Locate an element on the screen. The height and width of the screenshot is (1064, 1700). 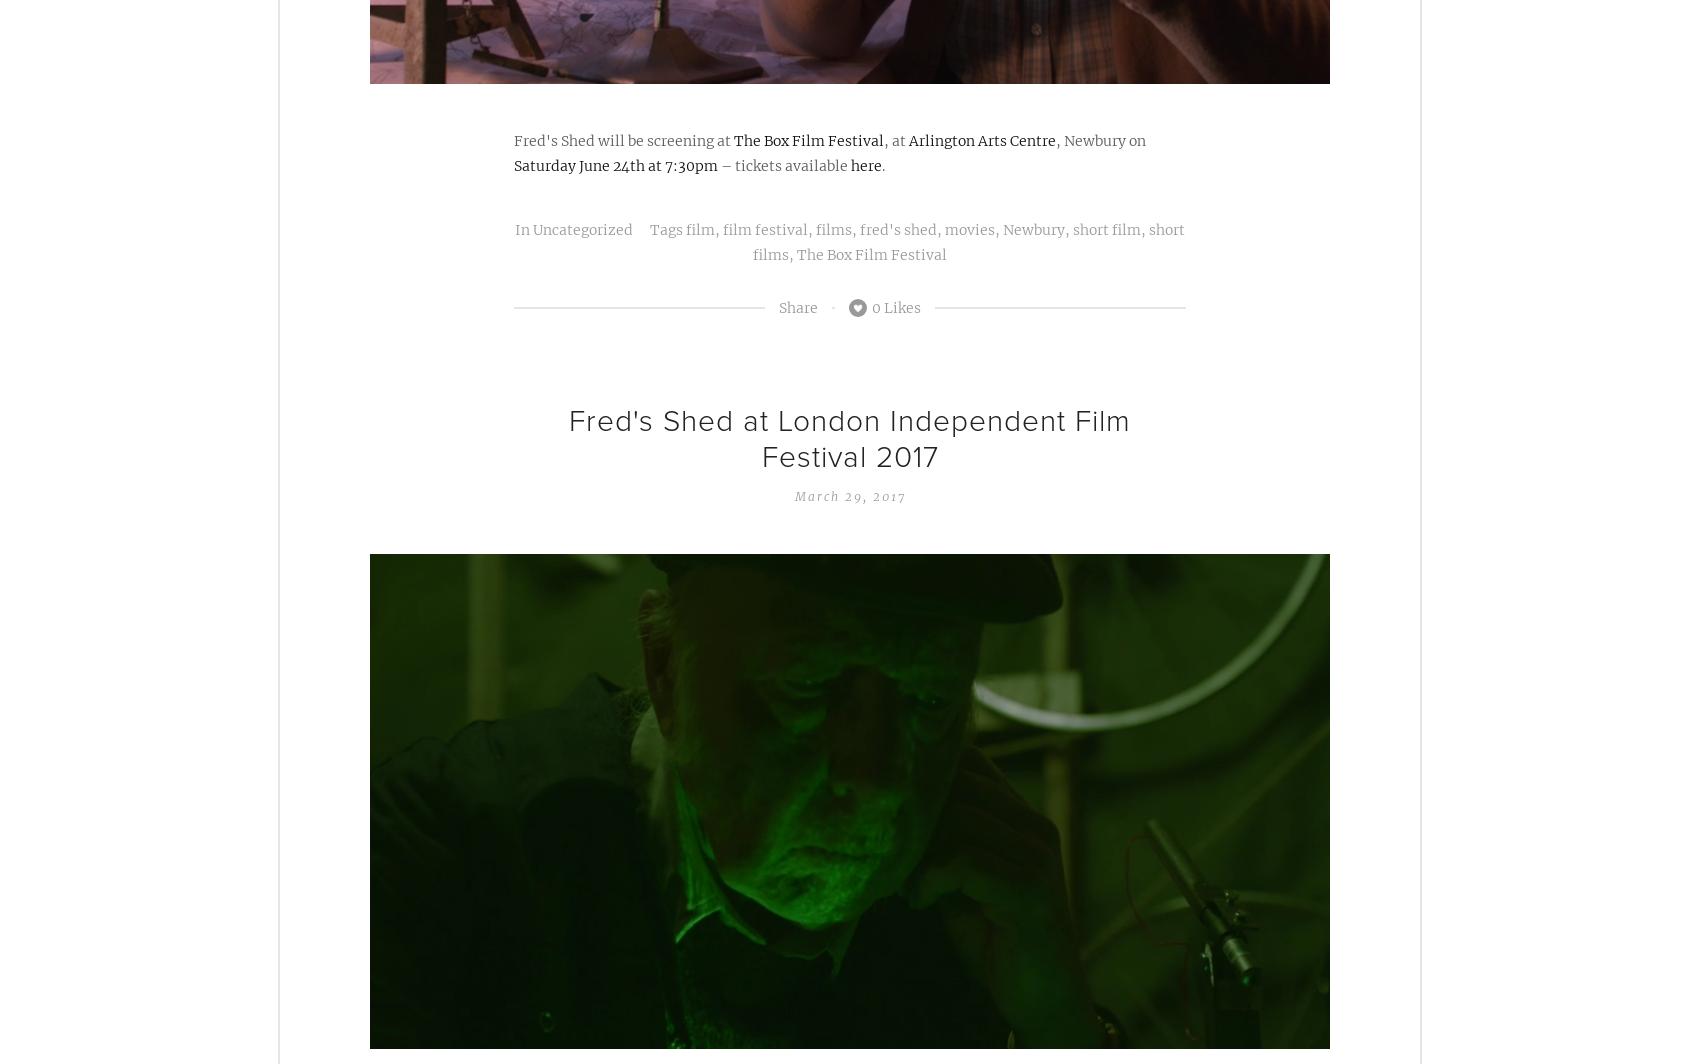
'Fred's Shed at London Independent Film Festival 2017' is located at coordinates (567, 439).